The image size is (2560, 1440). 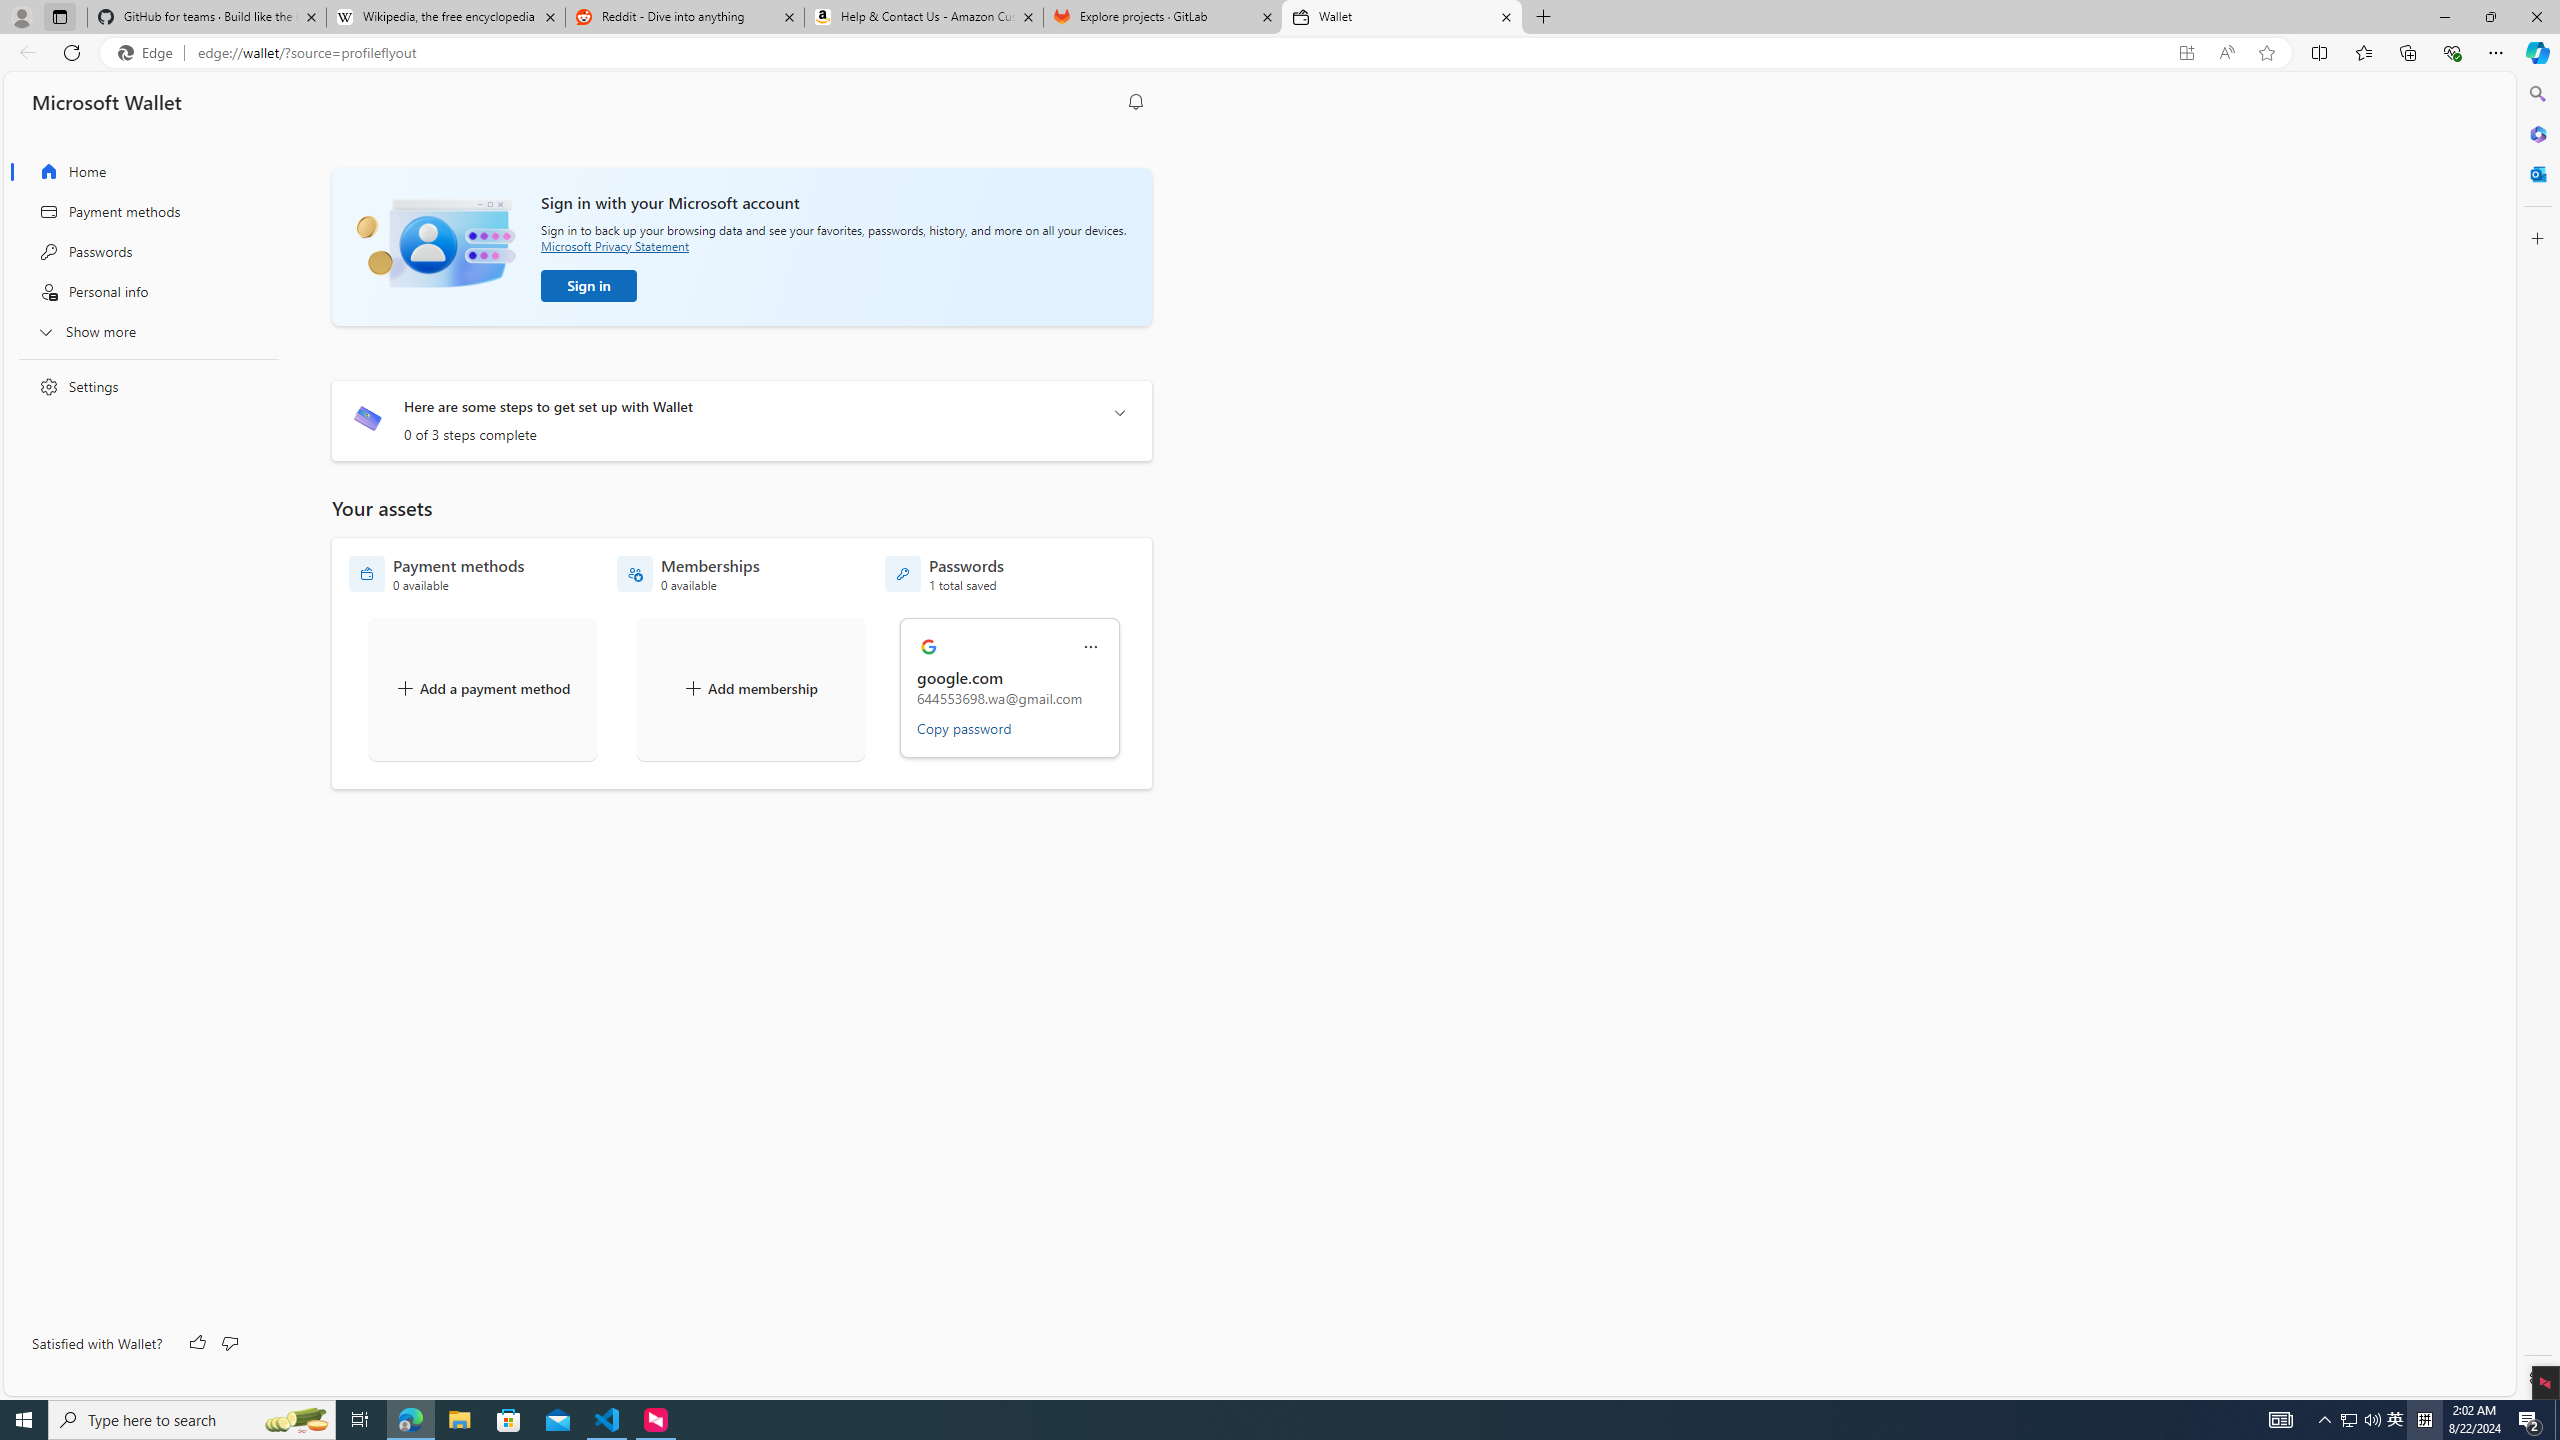 What do you see at coordinates (1089, 647) in the screenshot?
I see `'More actions'` at bounding box center [1089, 647].